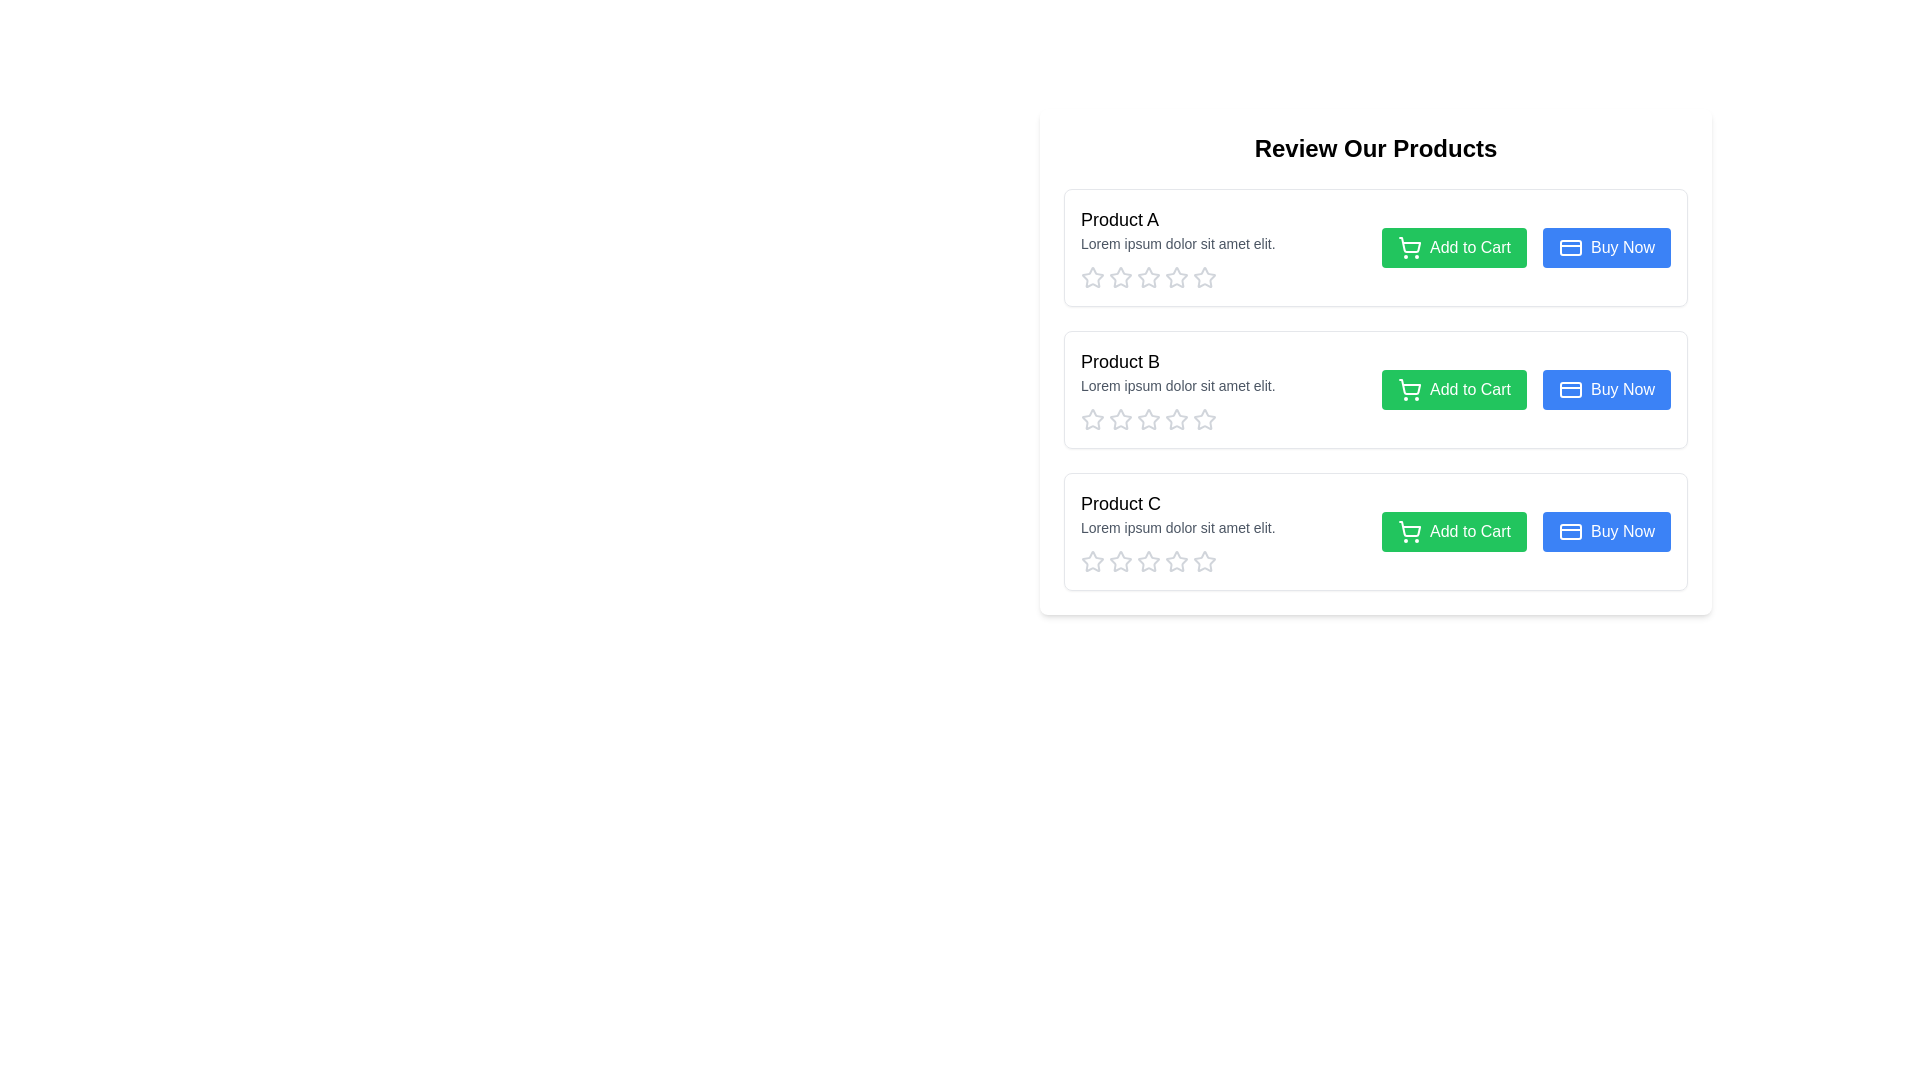 The image size is (1920, 1080). What do you see at coordinates (1092, 562) in the screenshot?
I see `the first star in the five-star rating system located under the 'Product C' section` at bounding box center [1092, 562].